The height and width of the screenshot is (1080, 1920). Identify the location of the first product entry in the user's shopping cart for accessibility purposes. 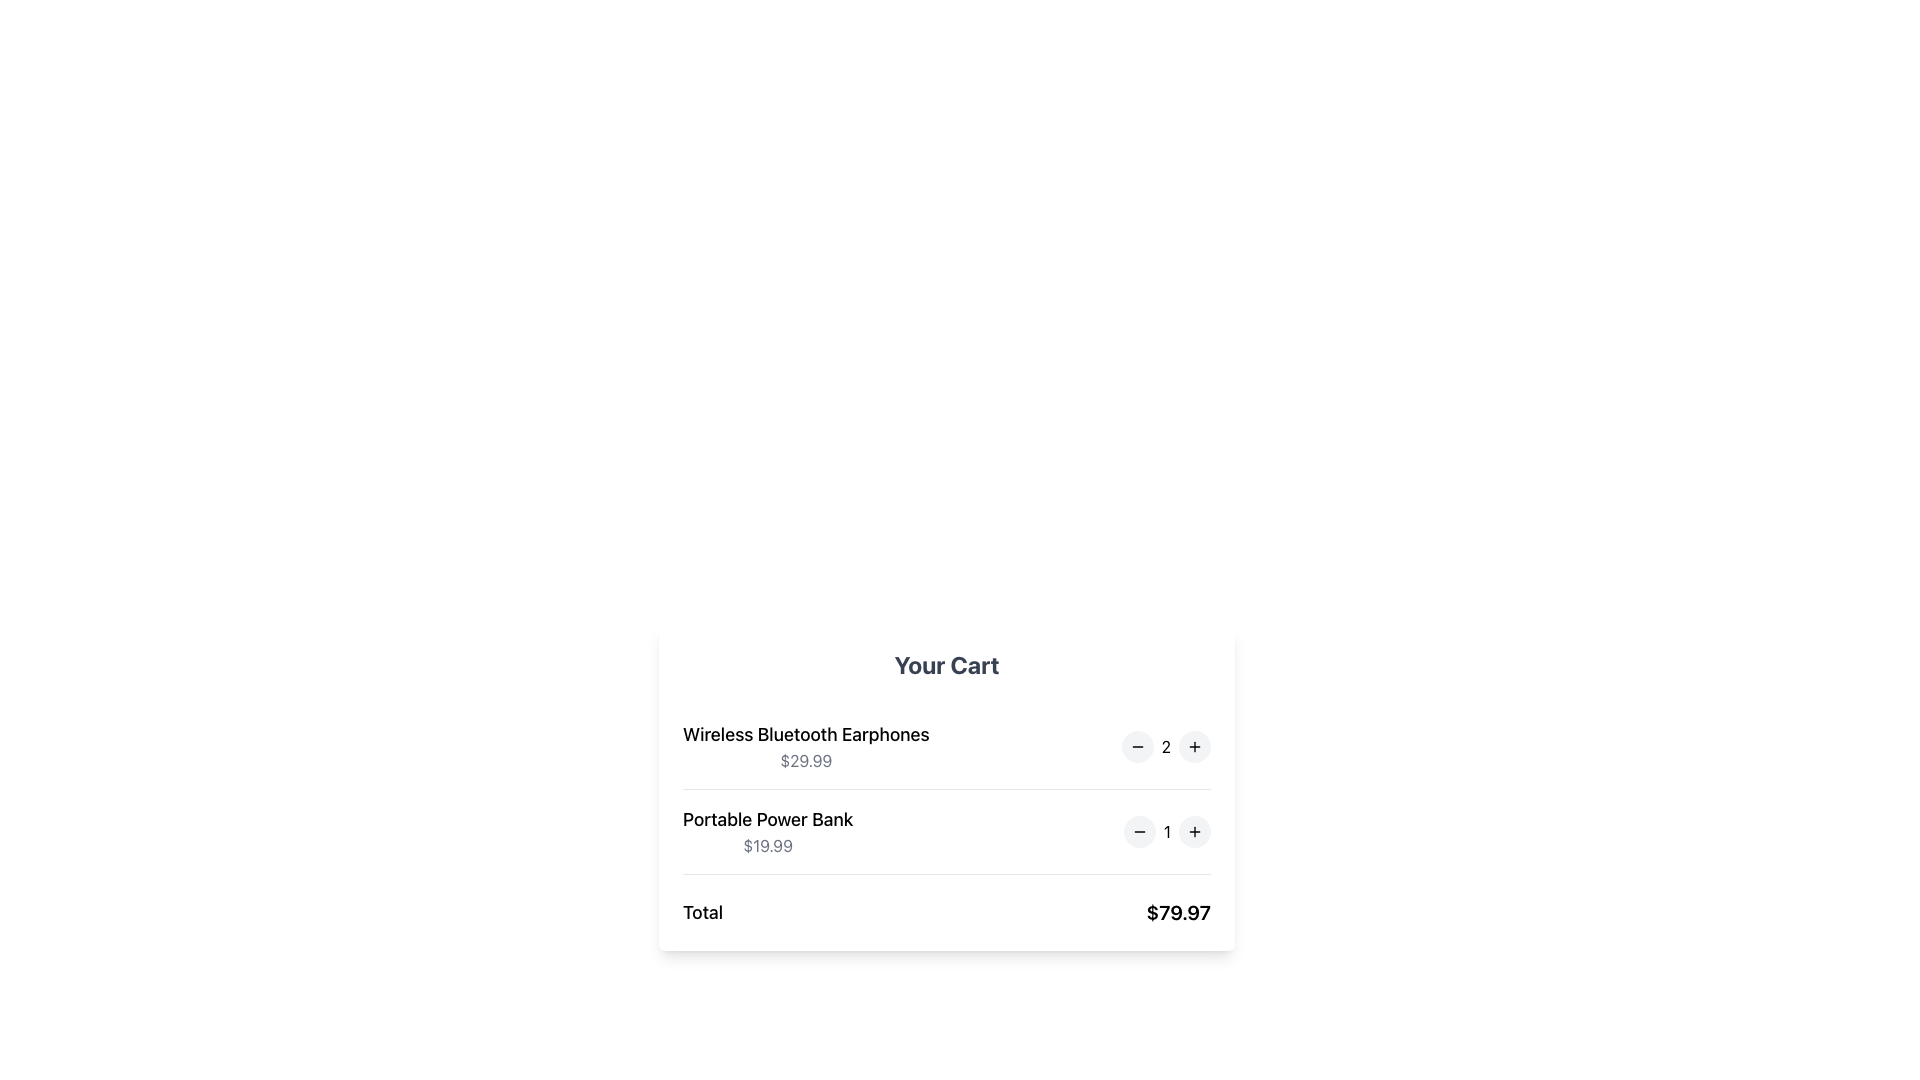
(806, 747).